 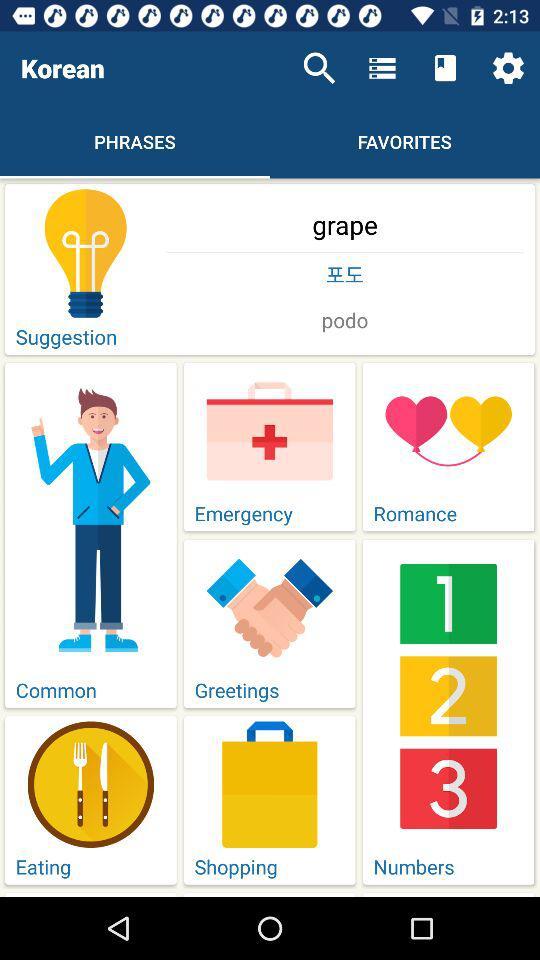 I want to click on icon above the favorites icon, so click(x=445, y=68).